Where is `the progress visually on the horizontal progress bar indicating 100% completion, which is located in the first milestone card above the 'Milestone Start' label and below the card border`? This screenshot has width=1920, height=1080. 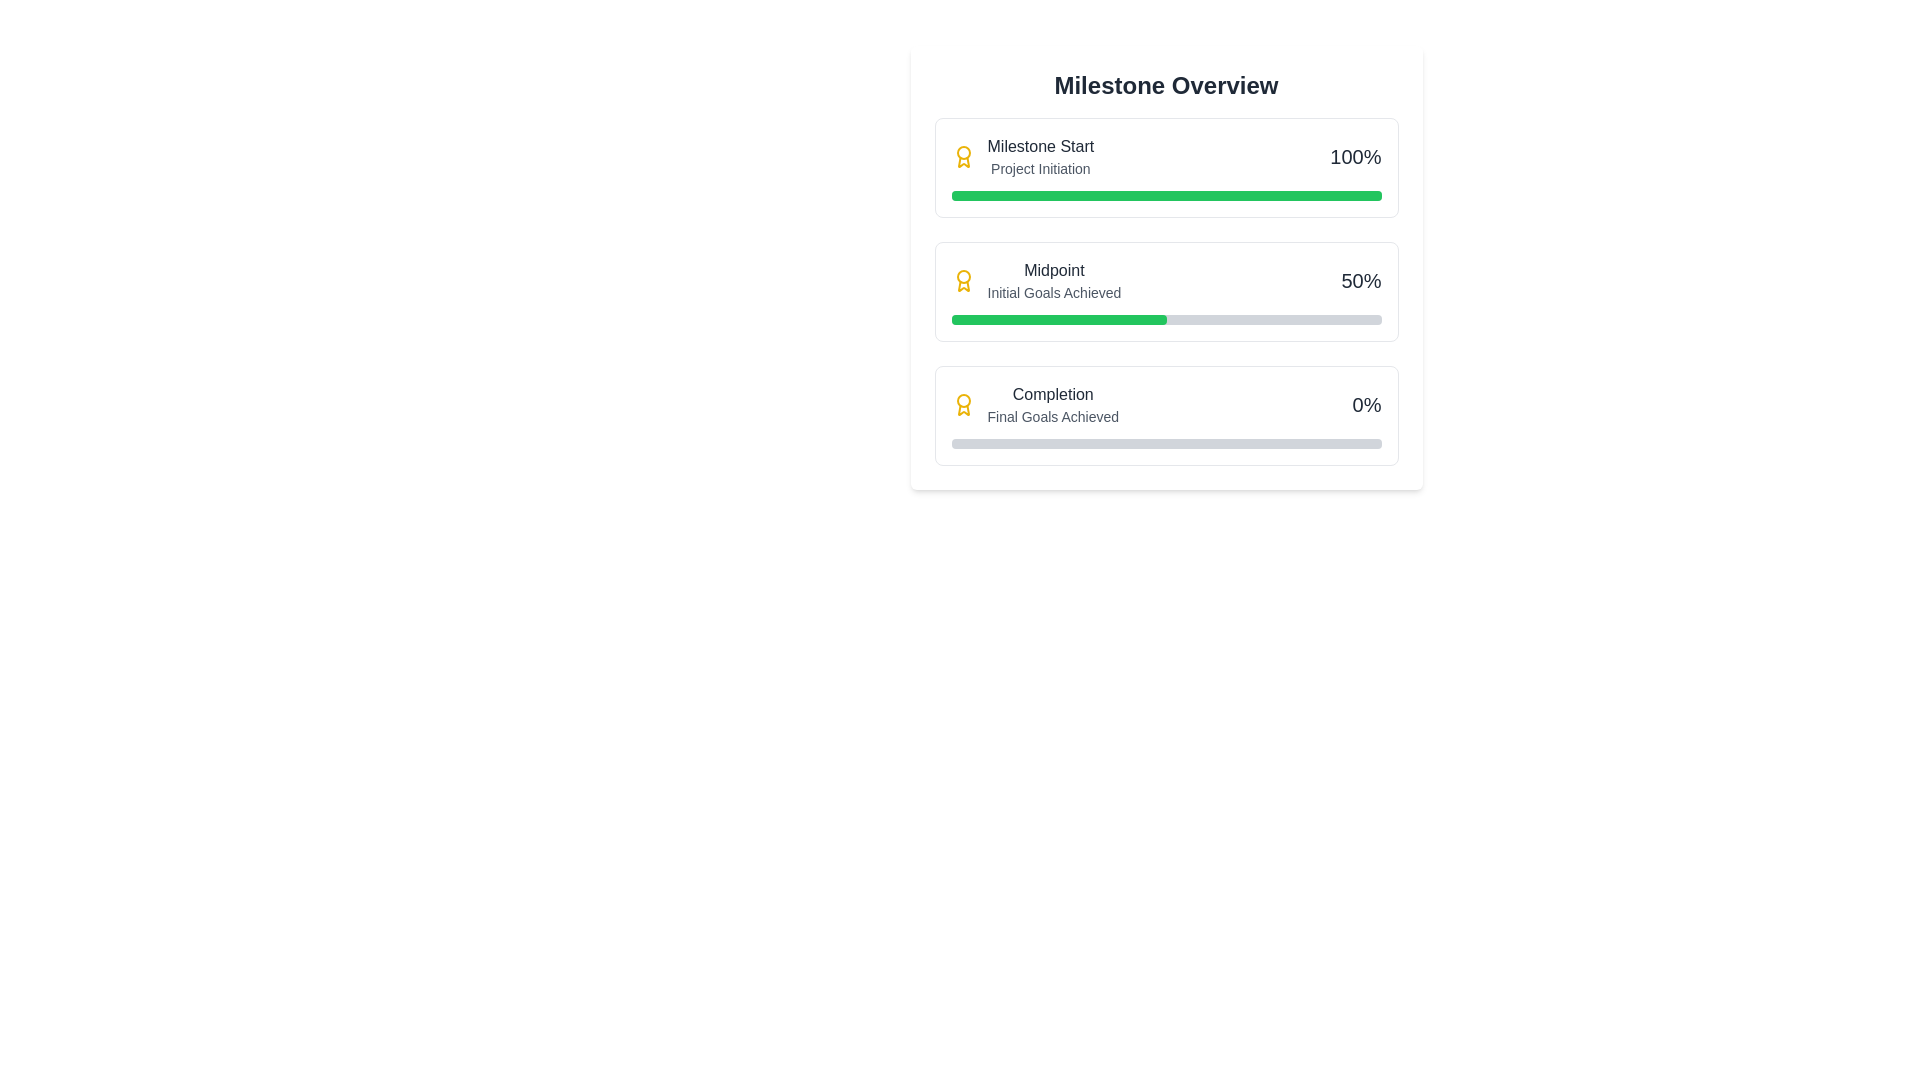 the progress visually on the horizontal progress bar indicating 100% completion, which is located in the first milestone card above the 'Milestone Start' label and below the card border is located at coordinates (1166, 196).